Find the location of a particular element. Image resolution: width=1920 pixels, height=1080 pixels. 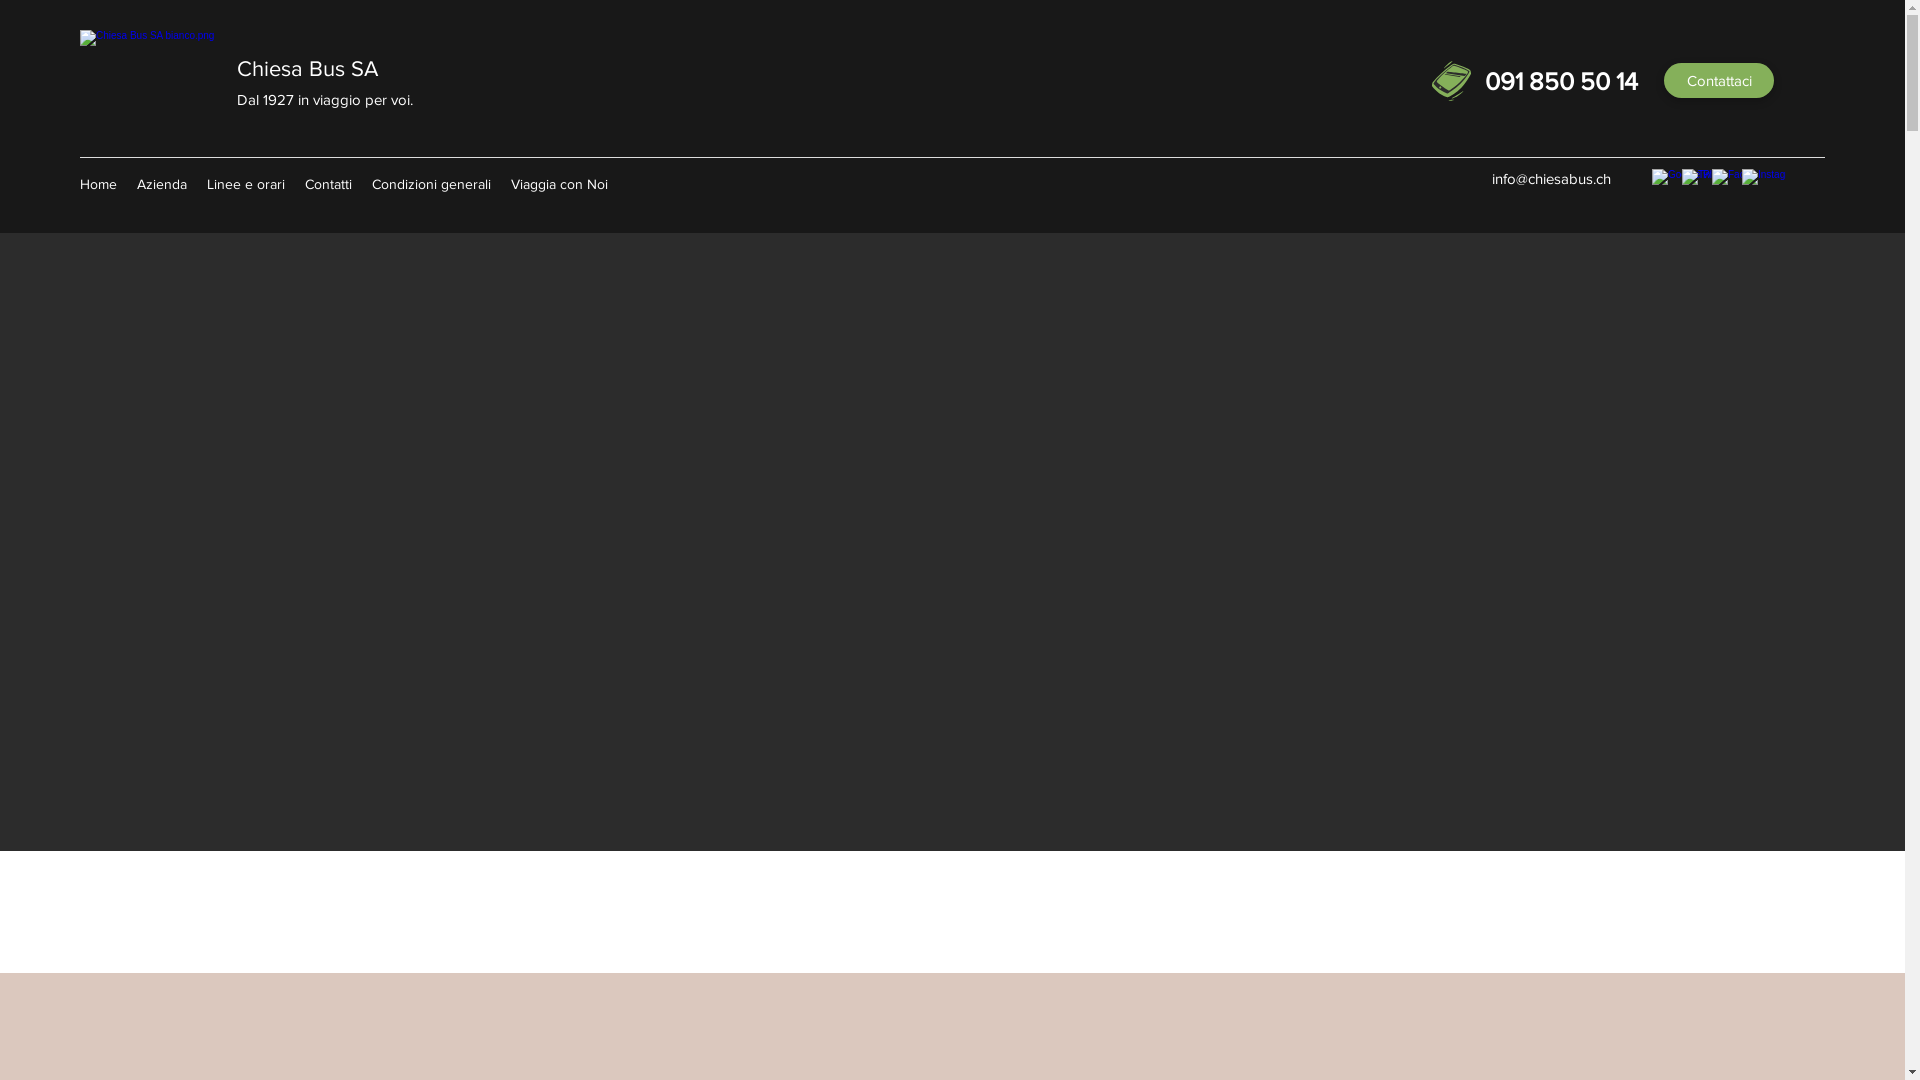

'Linee e orari' is located at coordinates (244, 184).